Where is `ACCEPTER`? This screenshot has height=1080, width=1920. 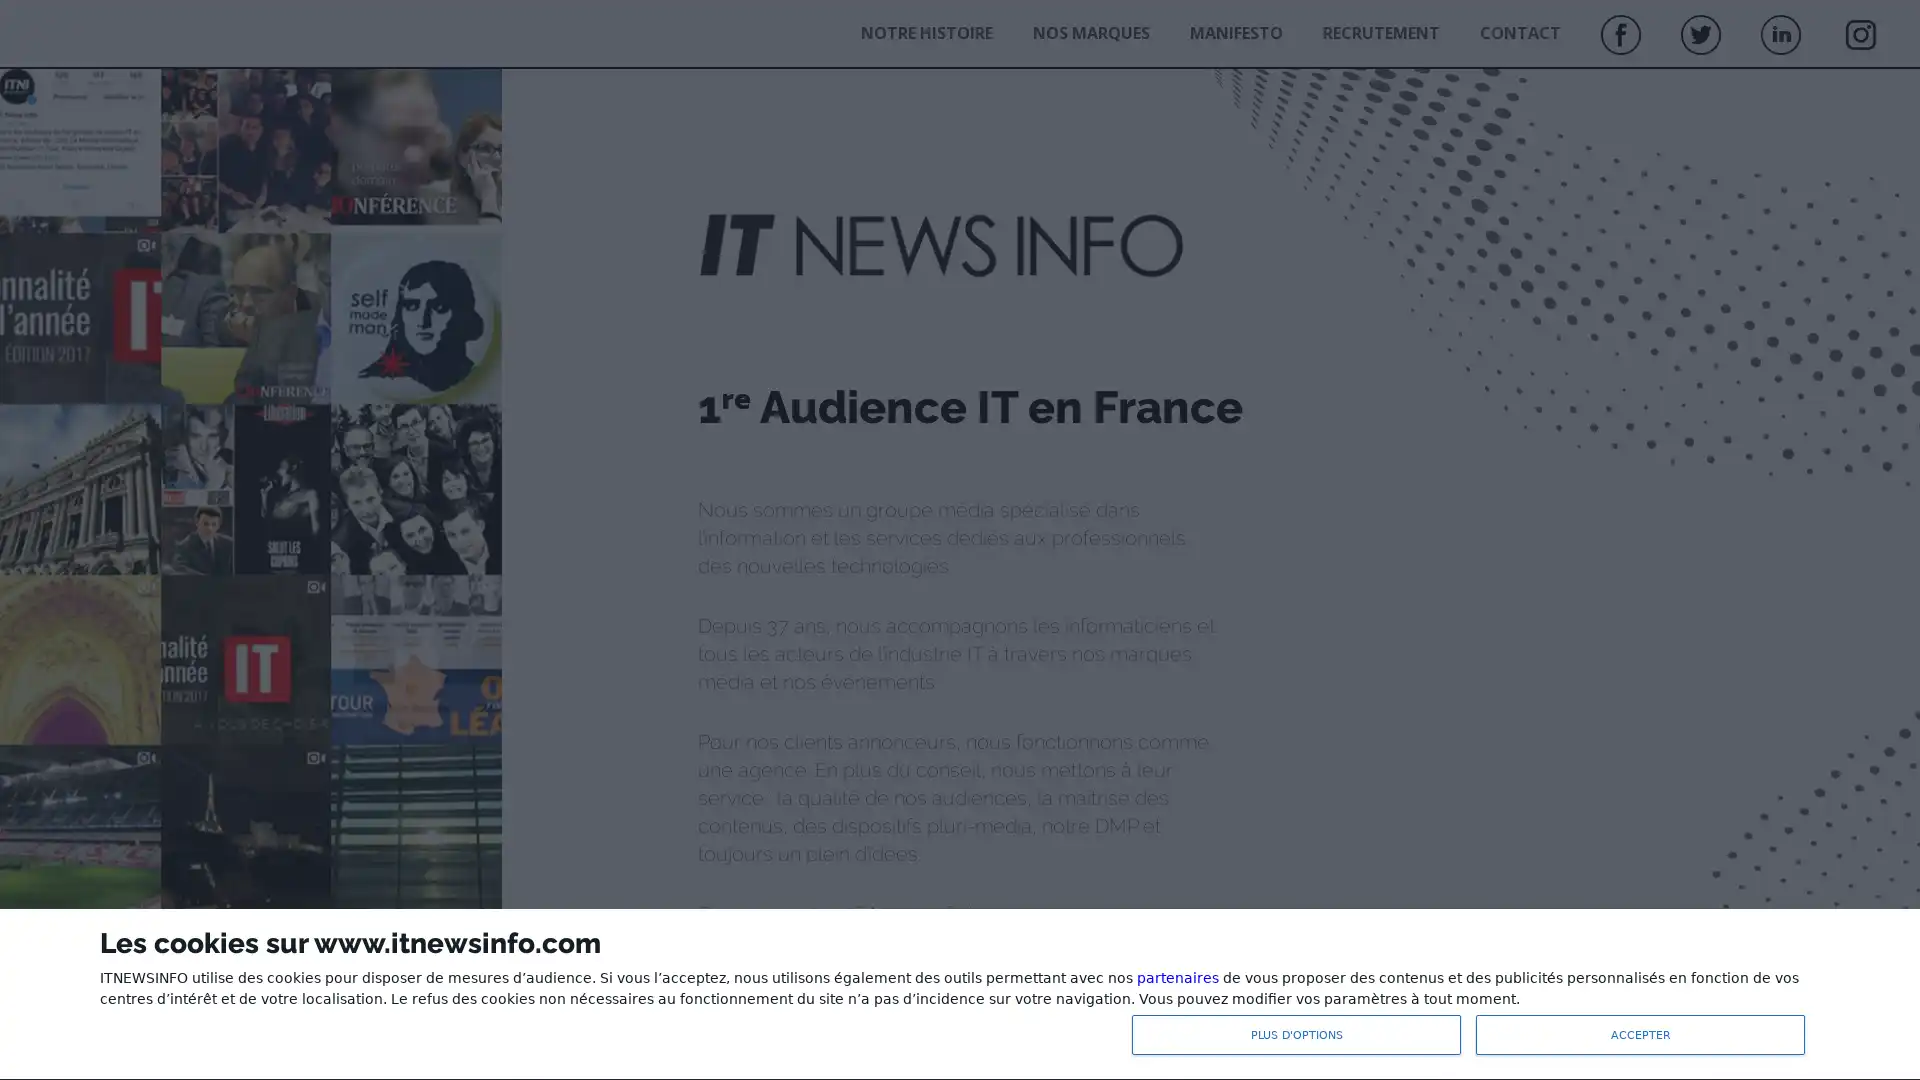 ACCEPTER is located at coordinates (1640, 1034).